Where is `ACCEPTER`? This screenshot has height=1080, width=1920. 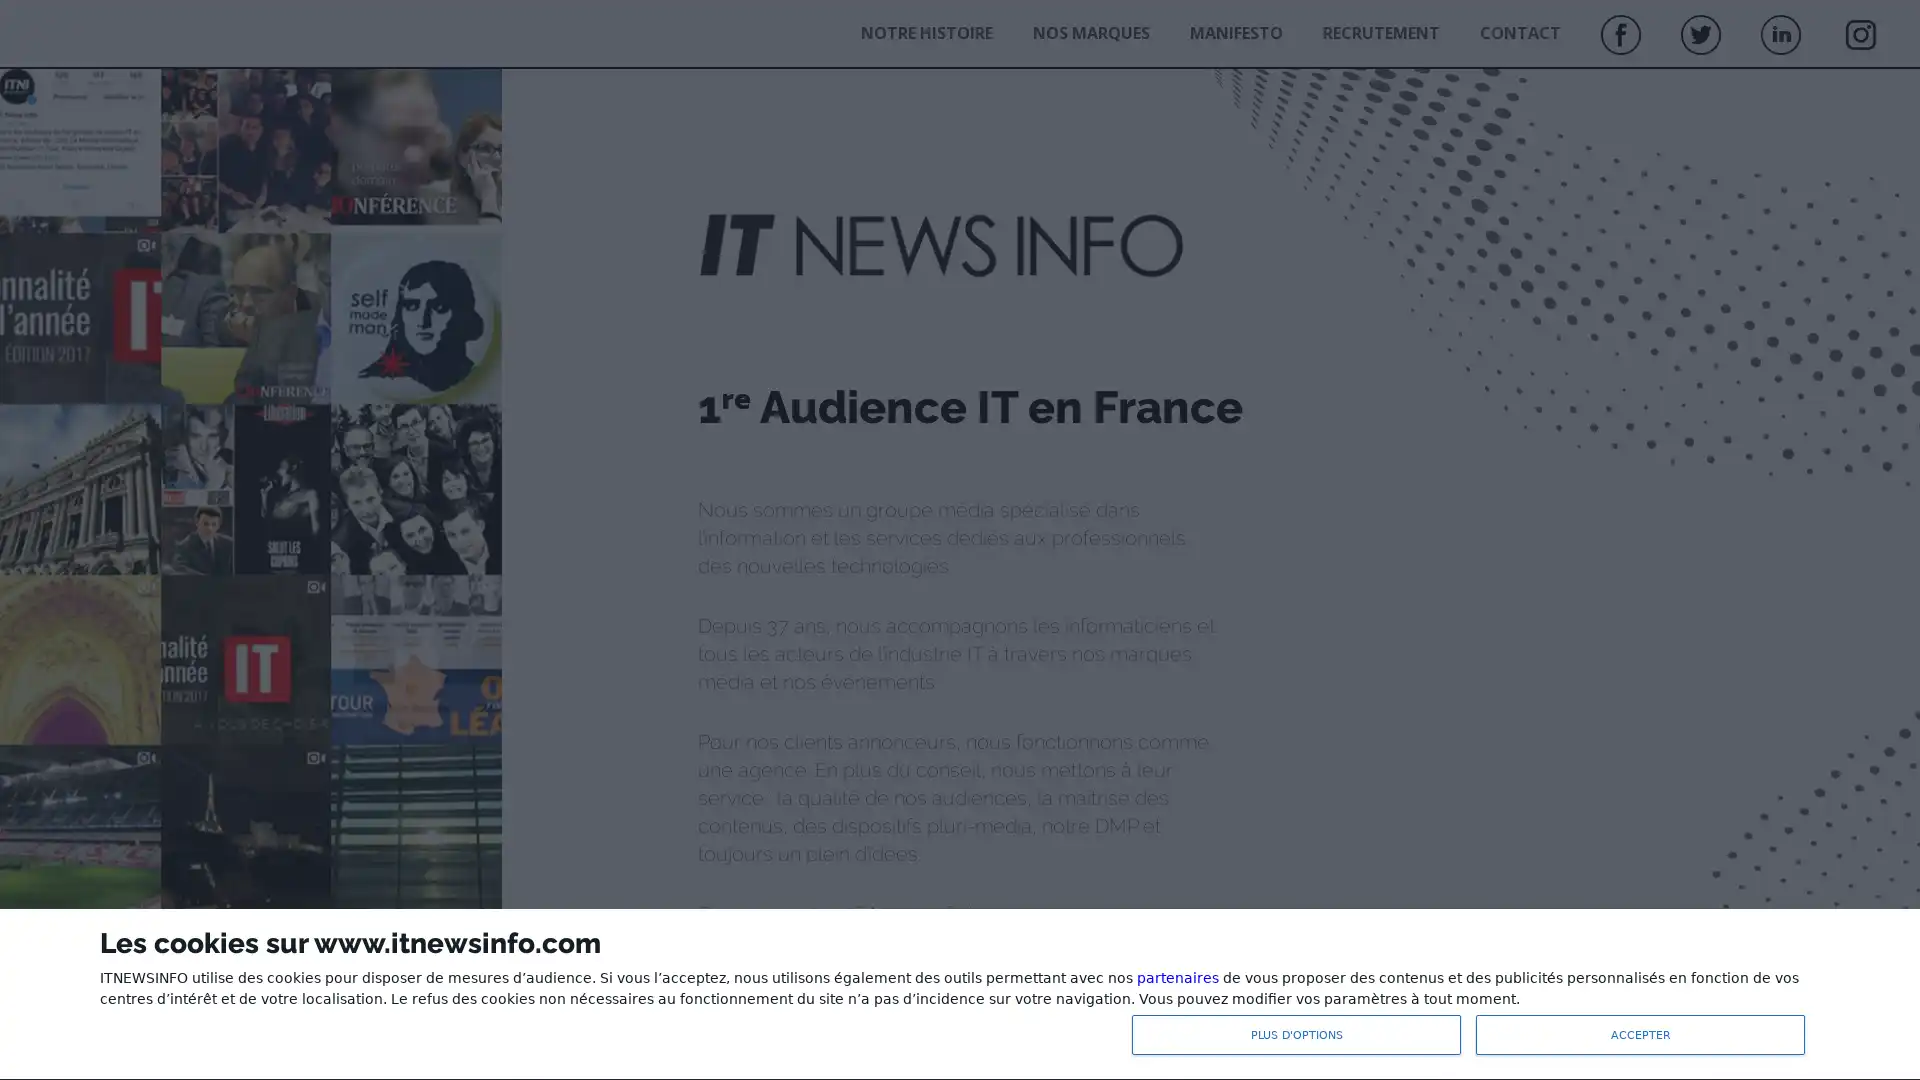 ACCEPTER is located at coordinates (1640, 1034).